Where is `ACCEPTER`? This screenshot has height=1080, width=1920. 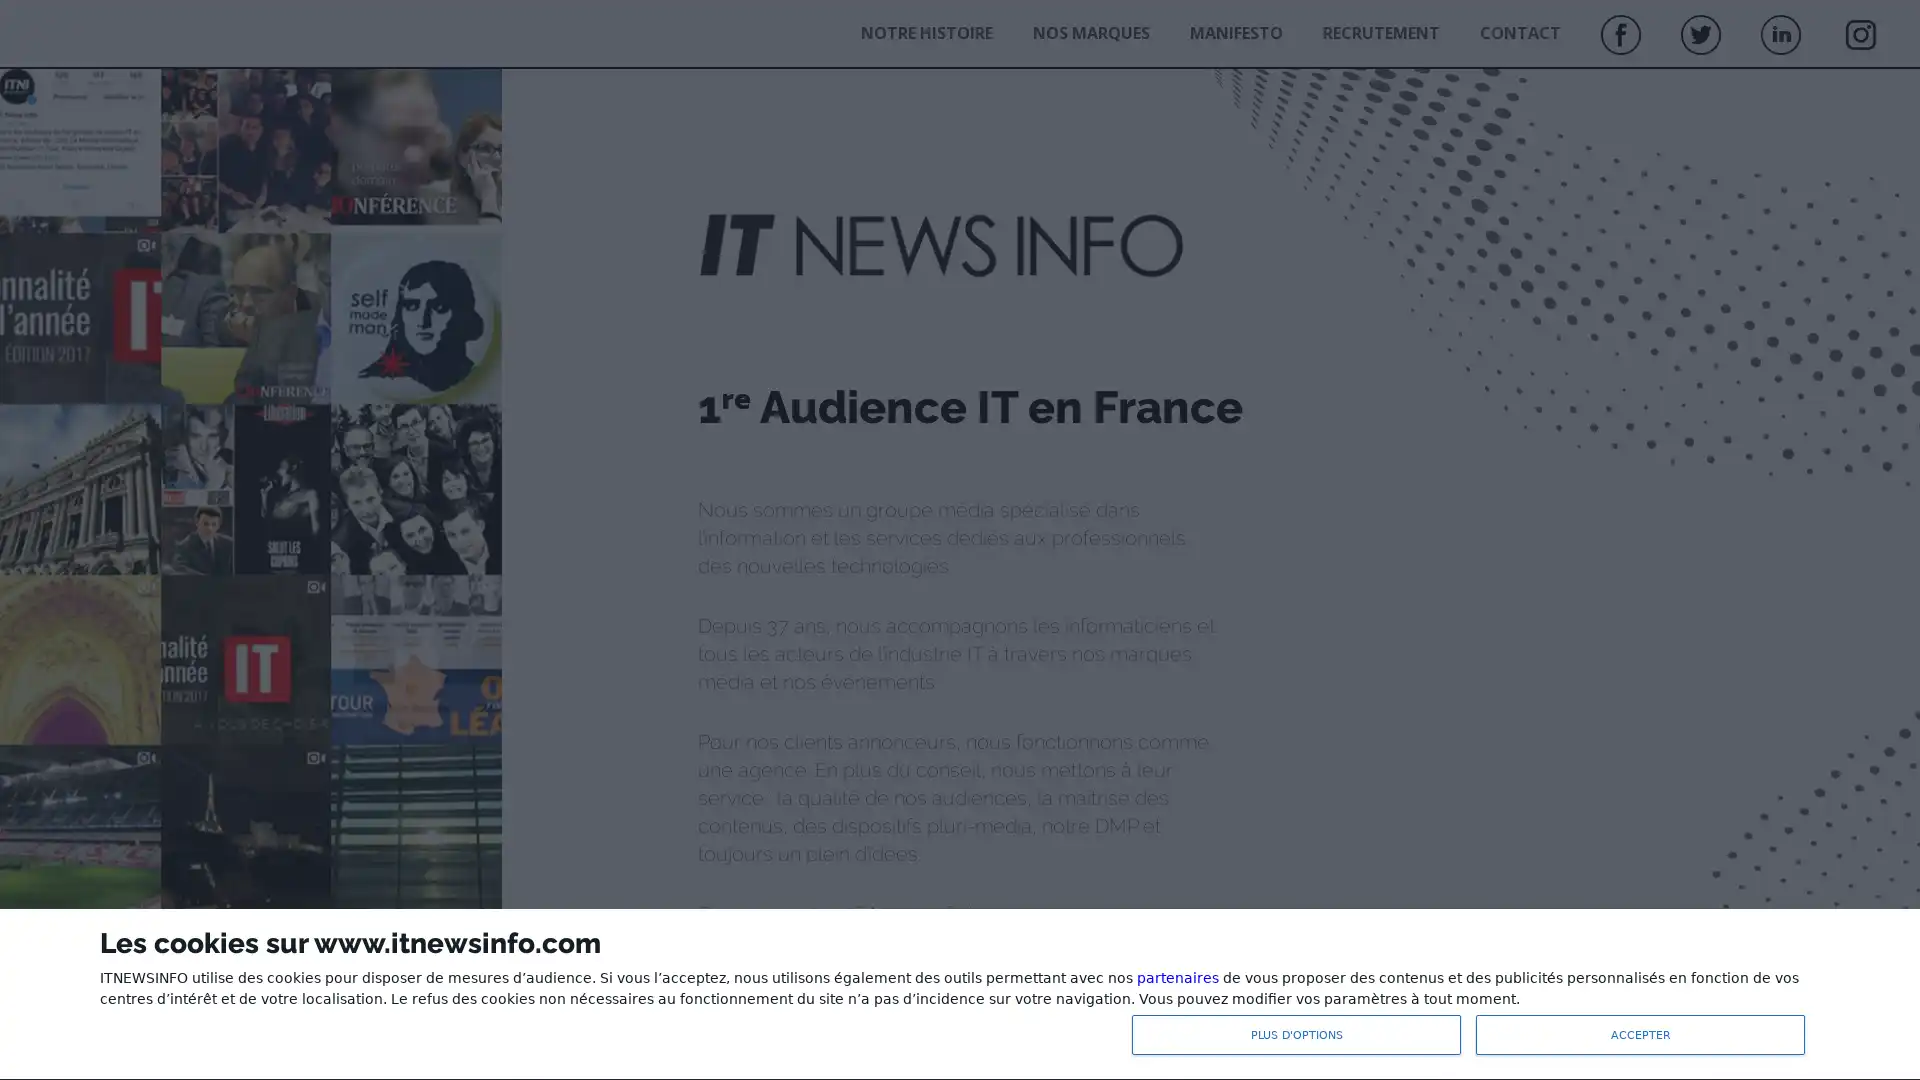 ACCEPTER is located at coordinates (1640, 1034).